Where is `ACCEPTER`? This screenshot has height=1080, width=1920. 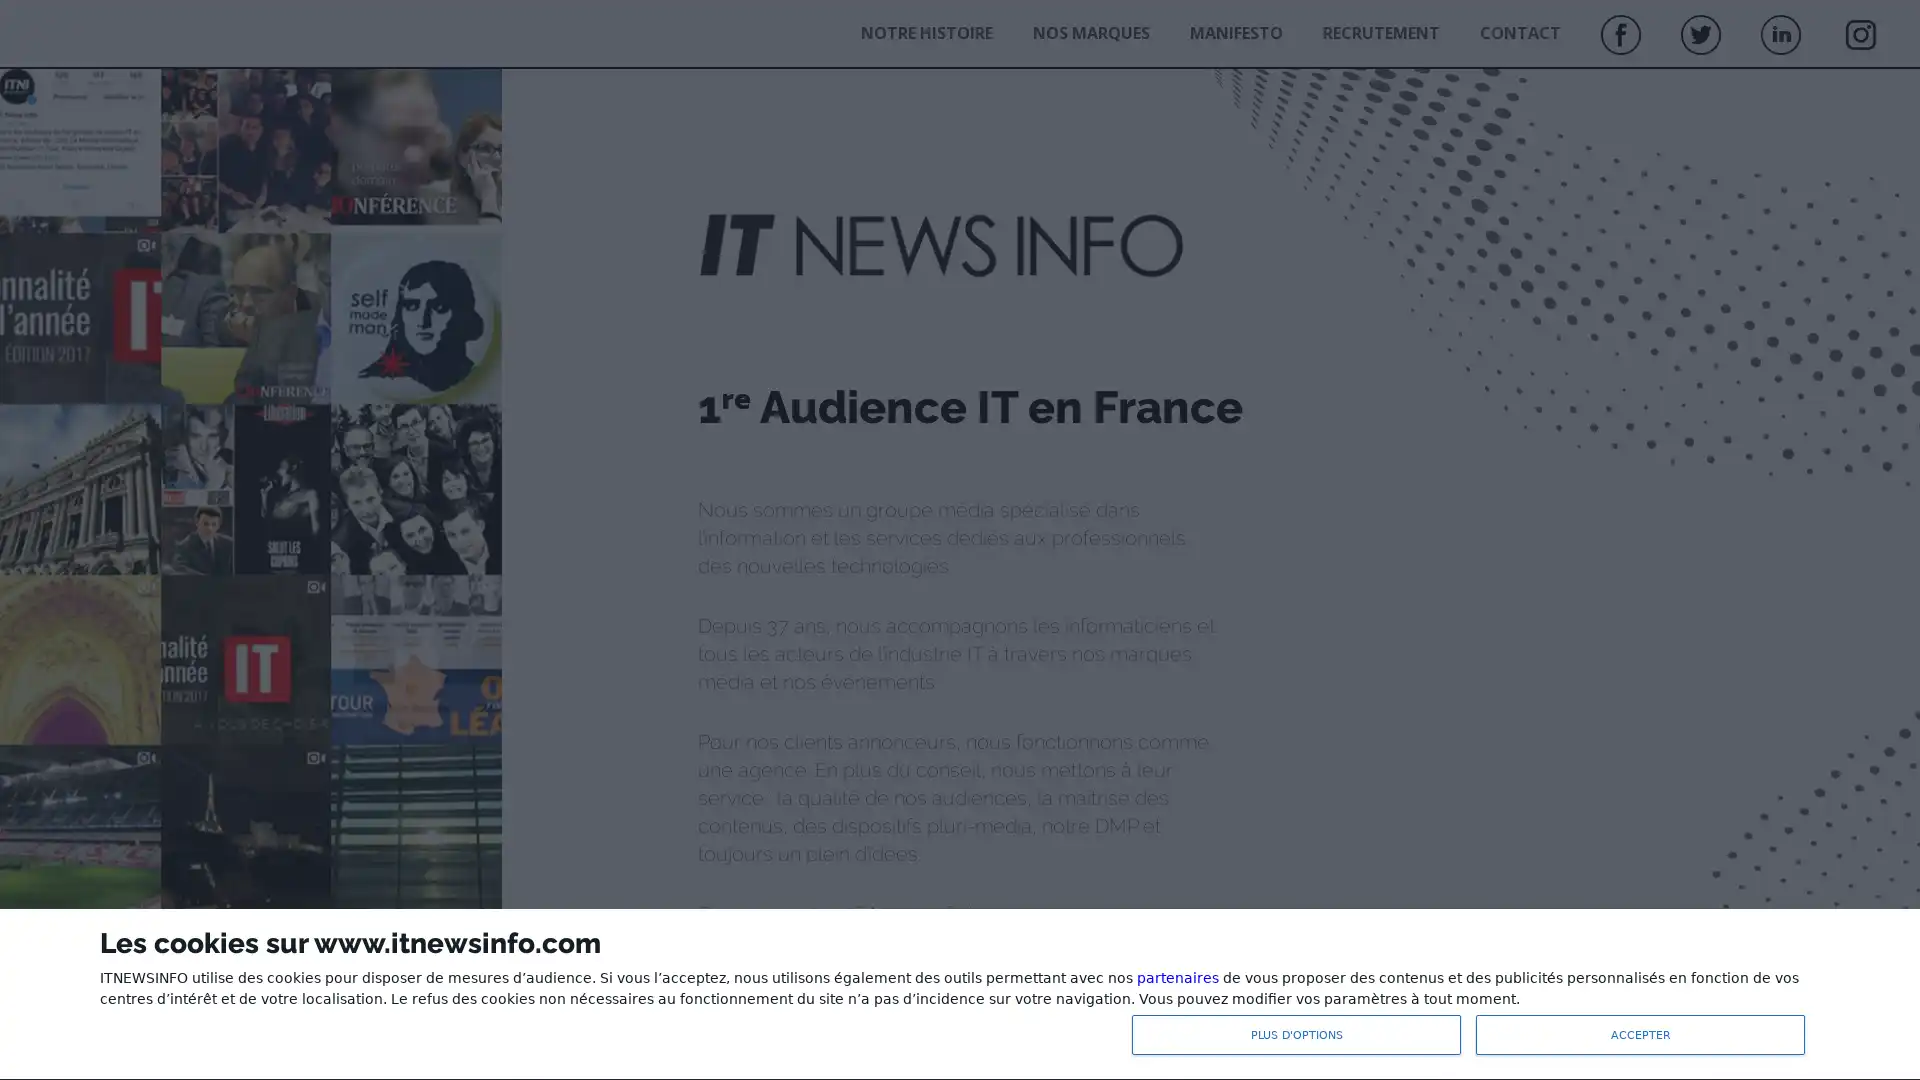 ACCEPTER is located at coordinates (1640, 1034).